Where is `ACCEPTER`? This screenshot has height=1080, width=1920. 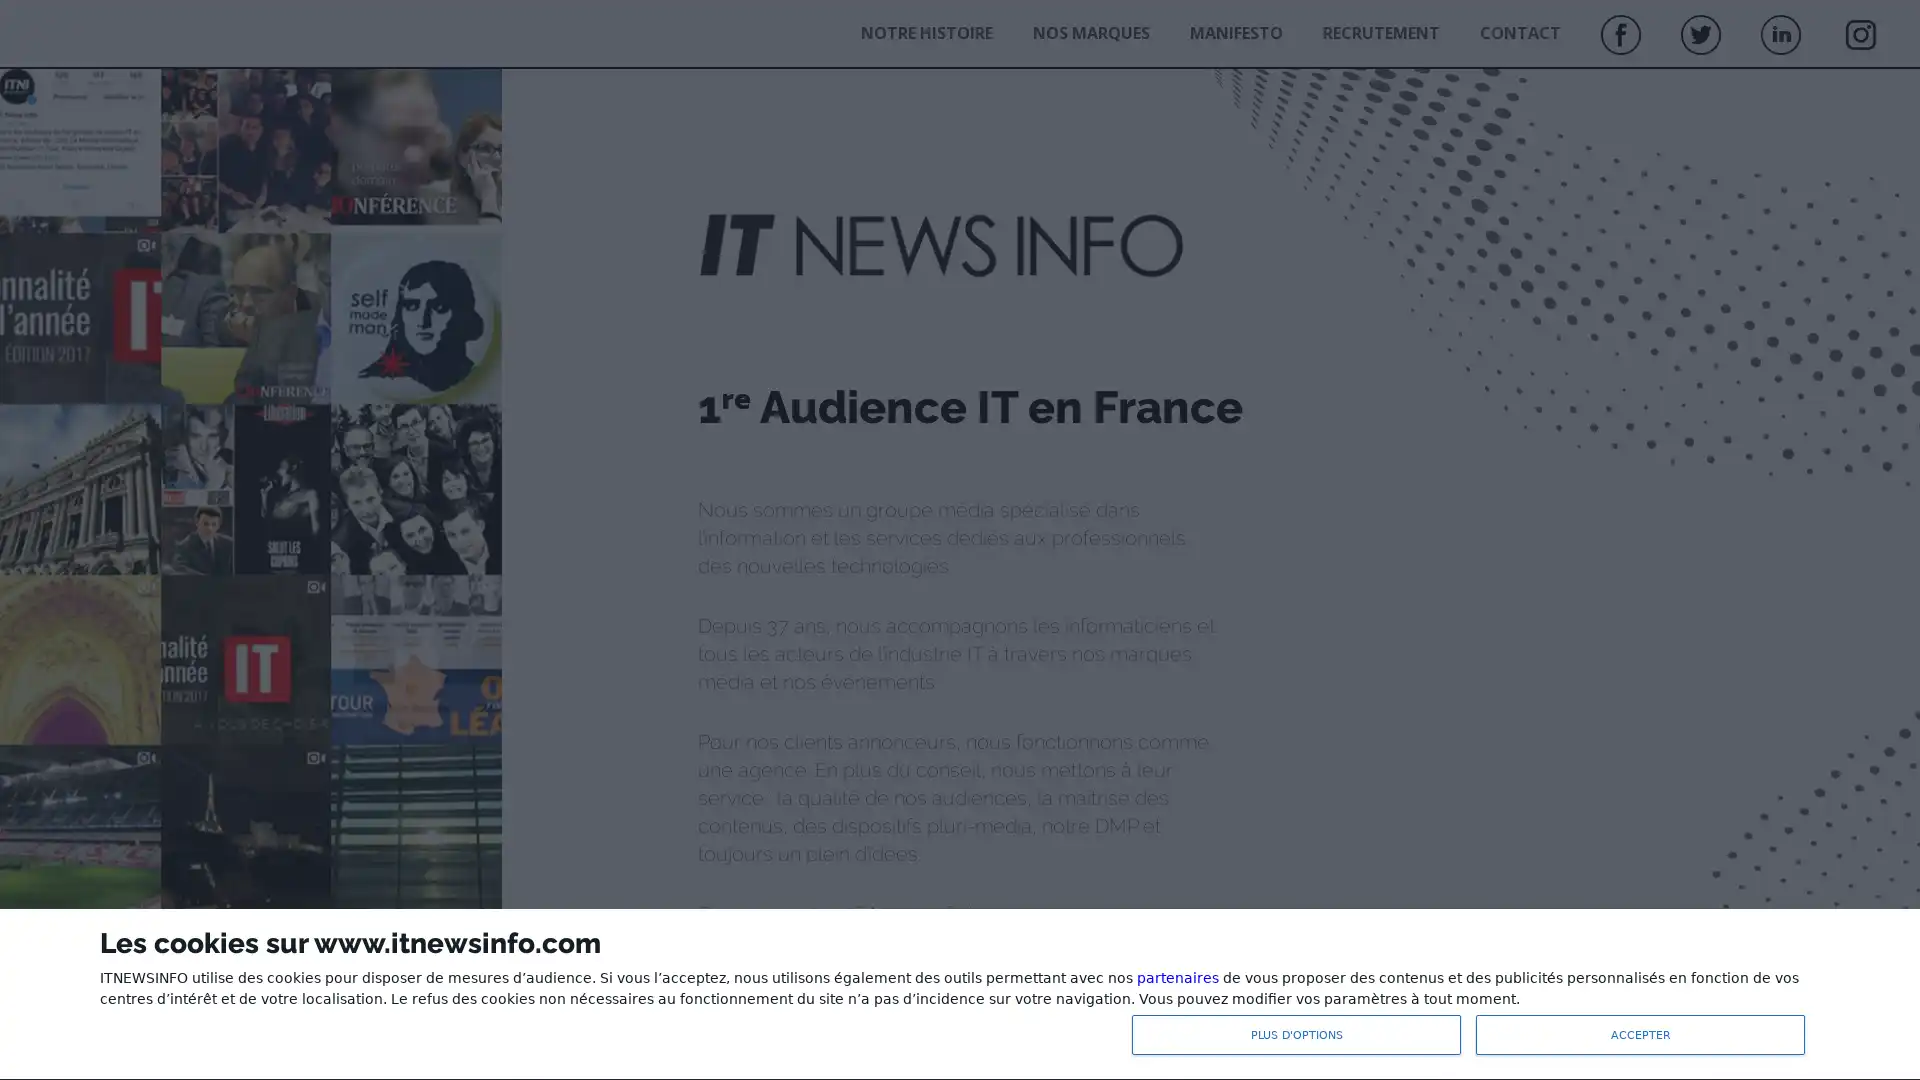 ACCEPTER is located at coordinates (1640, 1034).